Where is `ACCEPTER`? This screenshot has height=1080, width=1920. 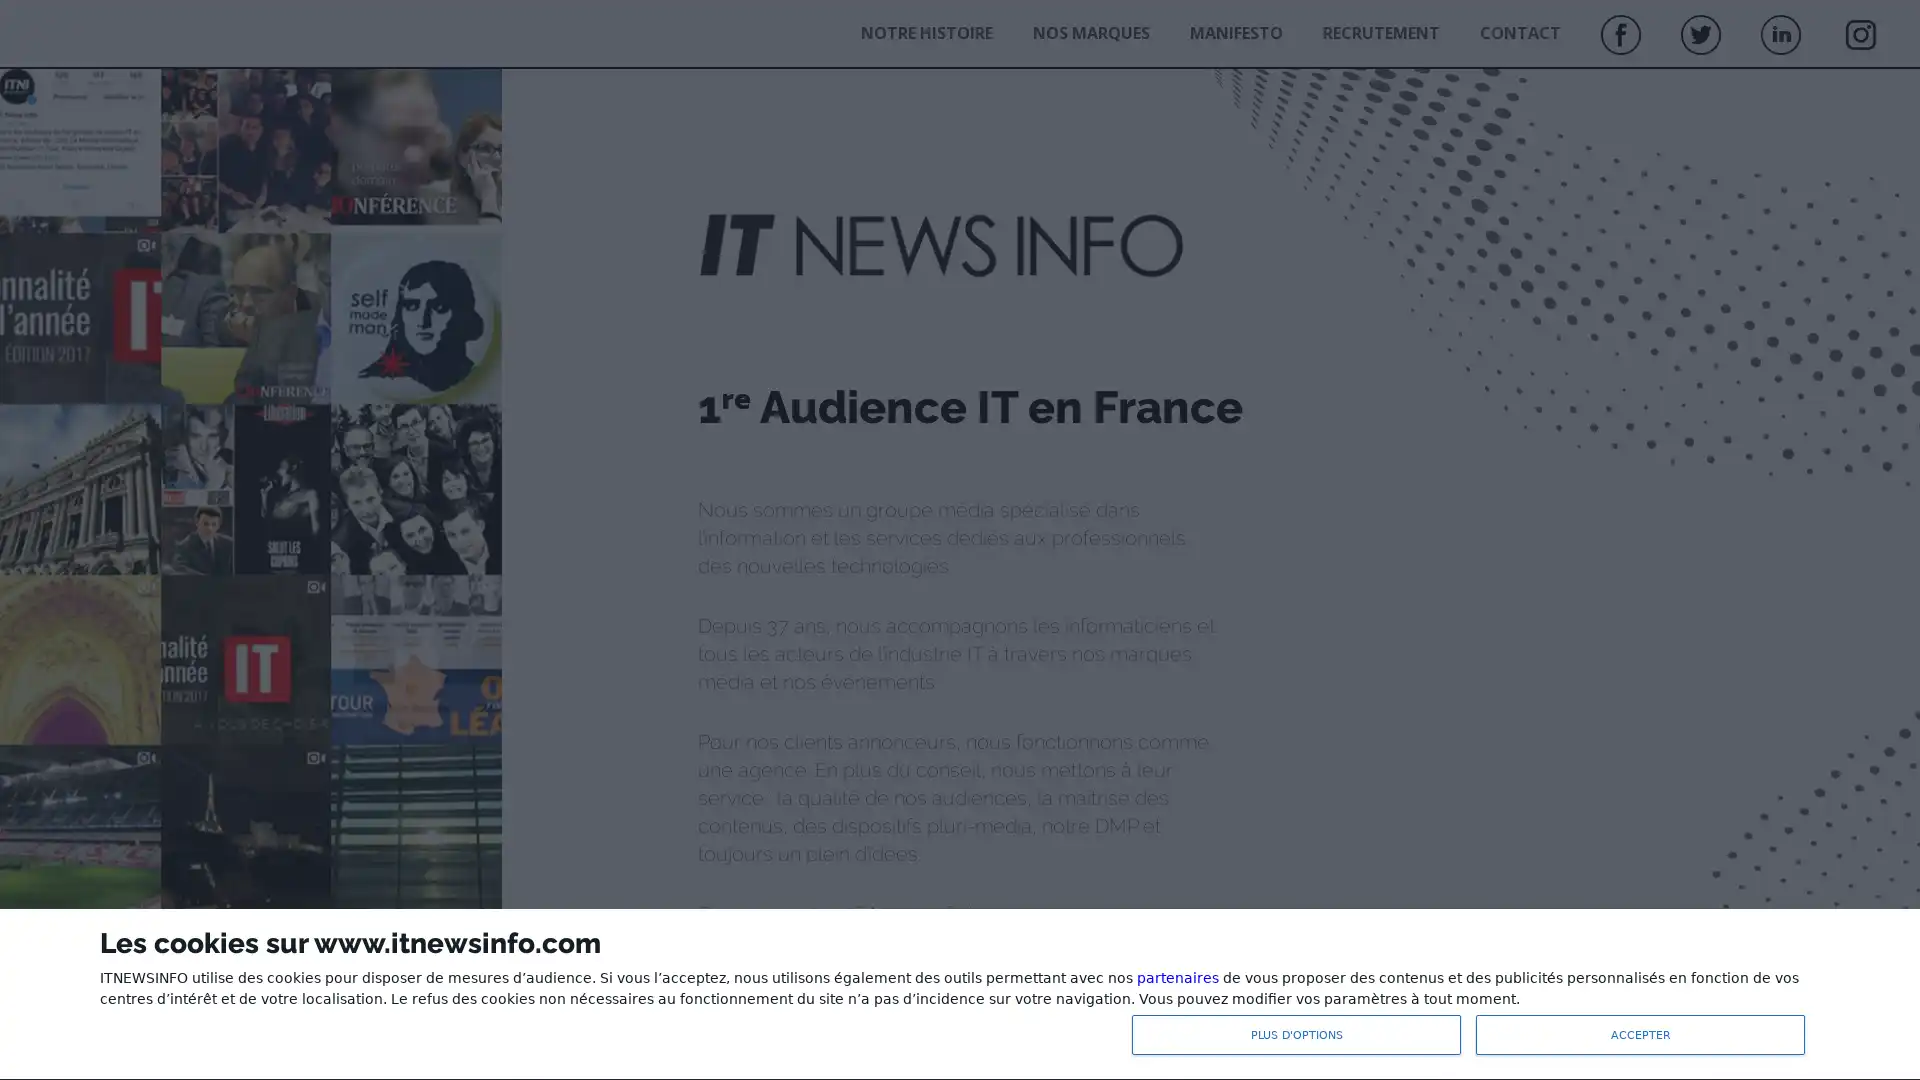 ACCEPTER is located at coordinates (1640, 1034).